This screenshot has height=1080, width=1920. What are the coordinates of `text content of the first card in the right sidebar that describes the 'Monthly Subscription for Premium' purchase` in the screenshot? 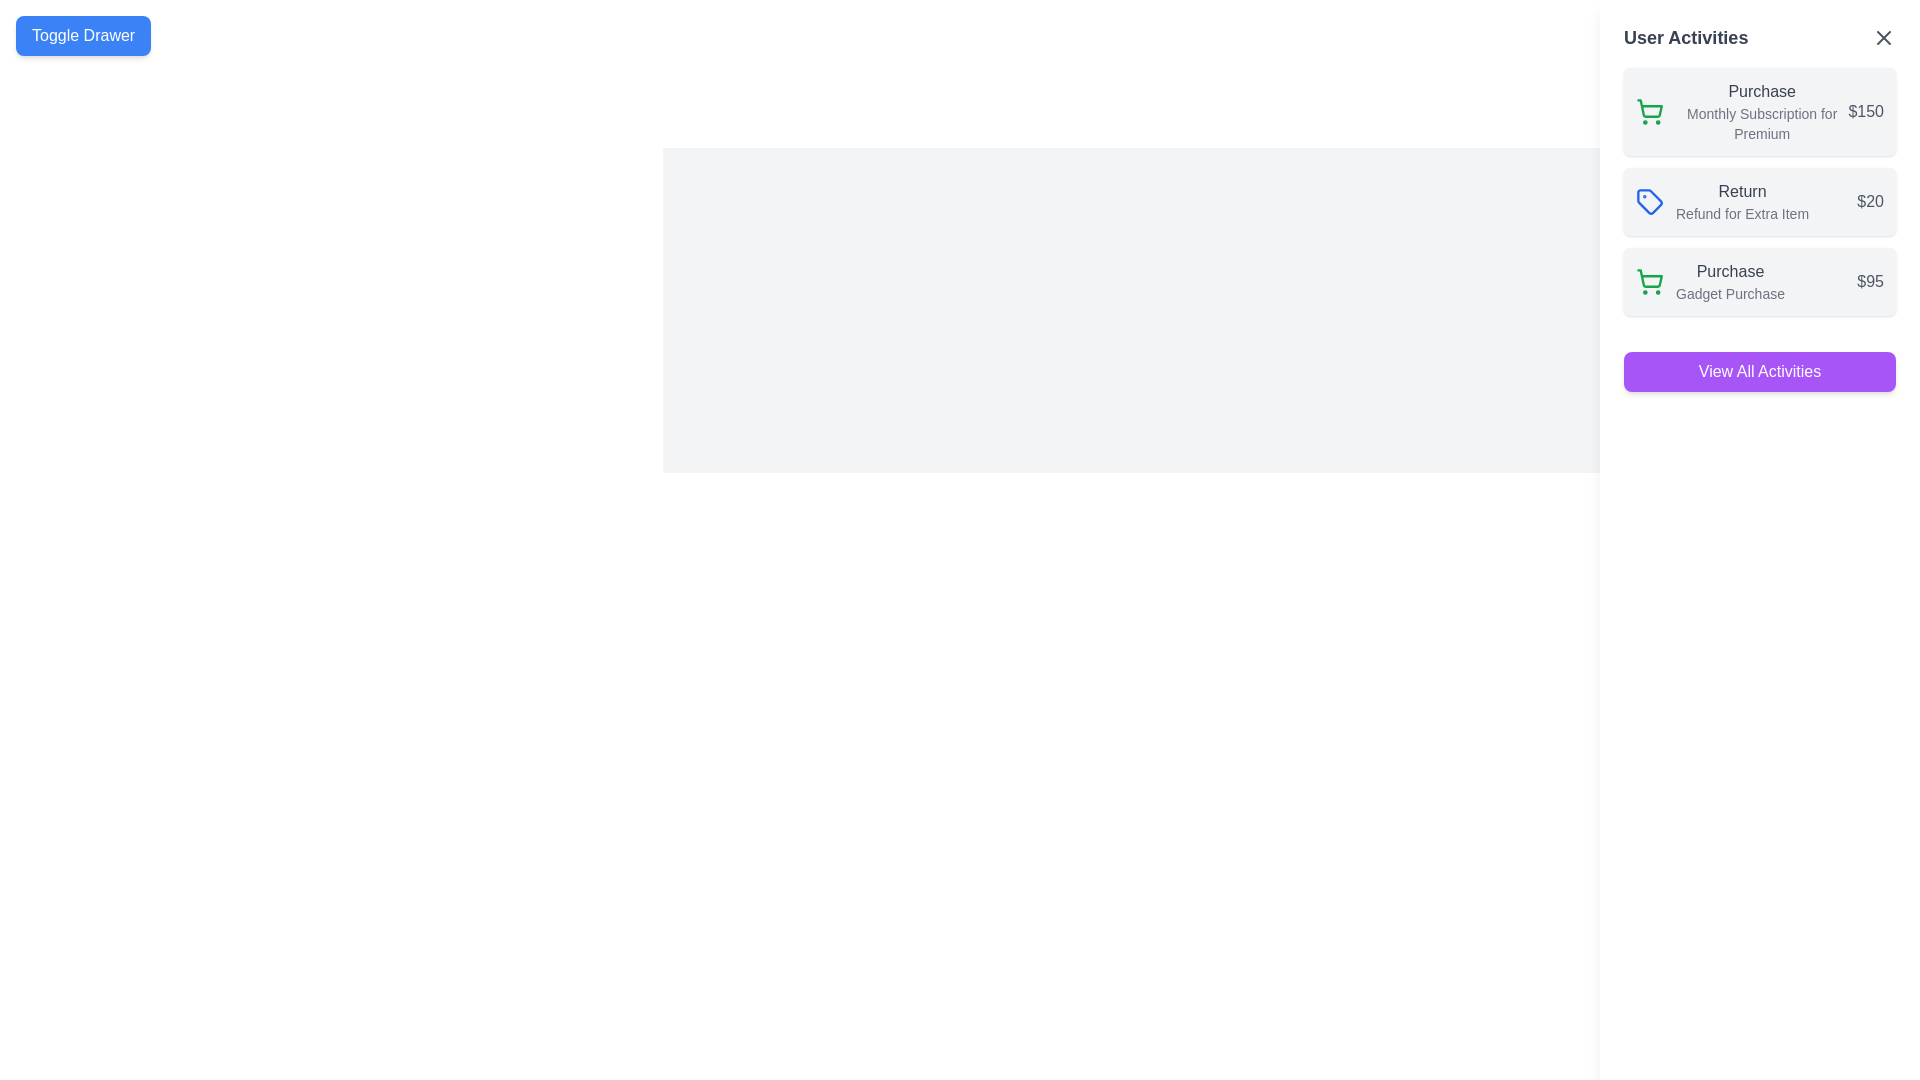 It's located at (1762, 111).